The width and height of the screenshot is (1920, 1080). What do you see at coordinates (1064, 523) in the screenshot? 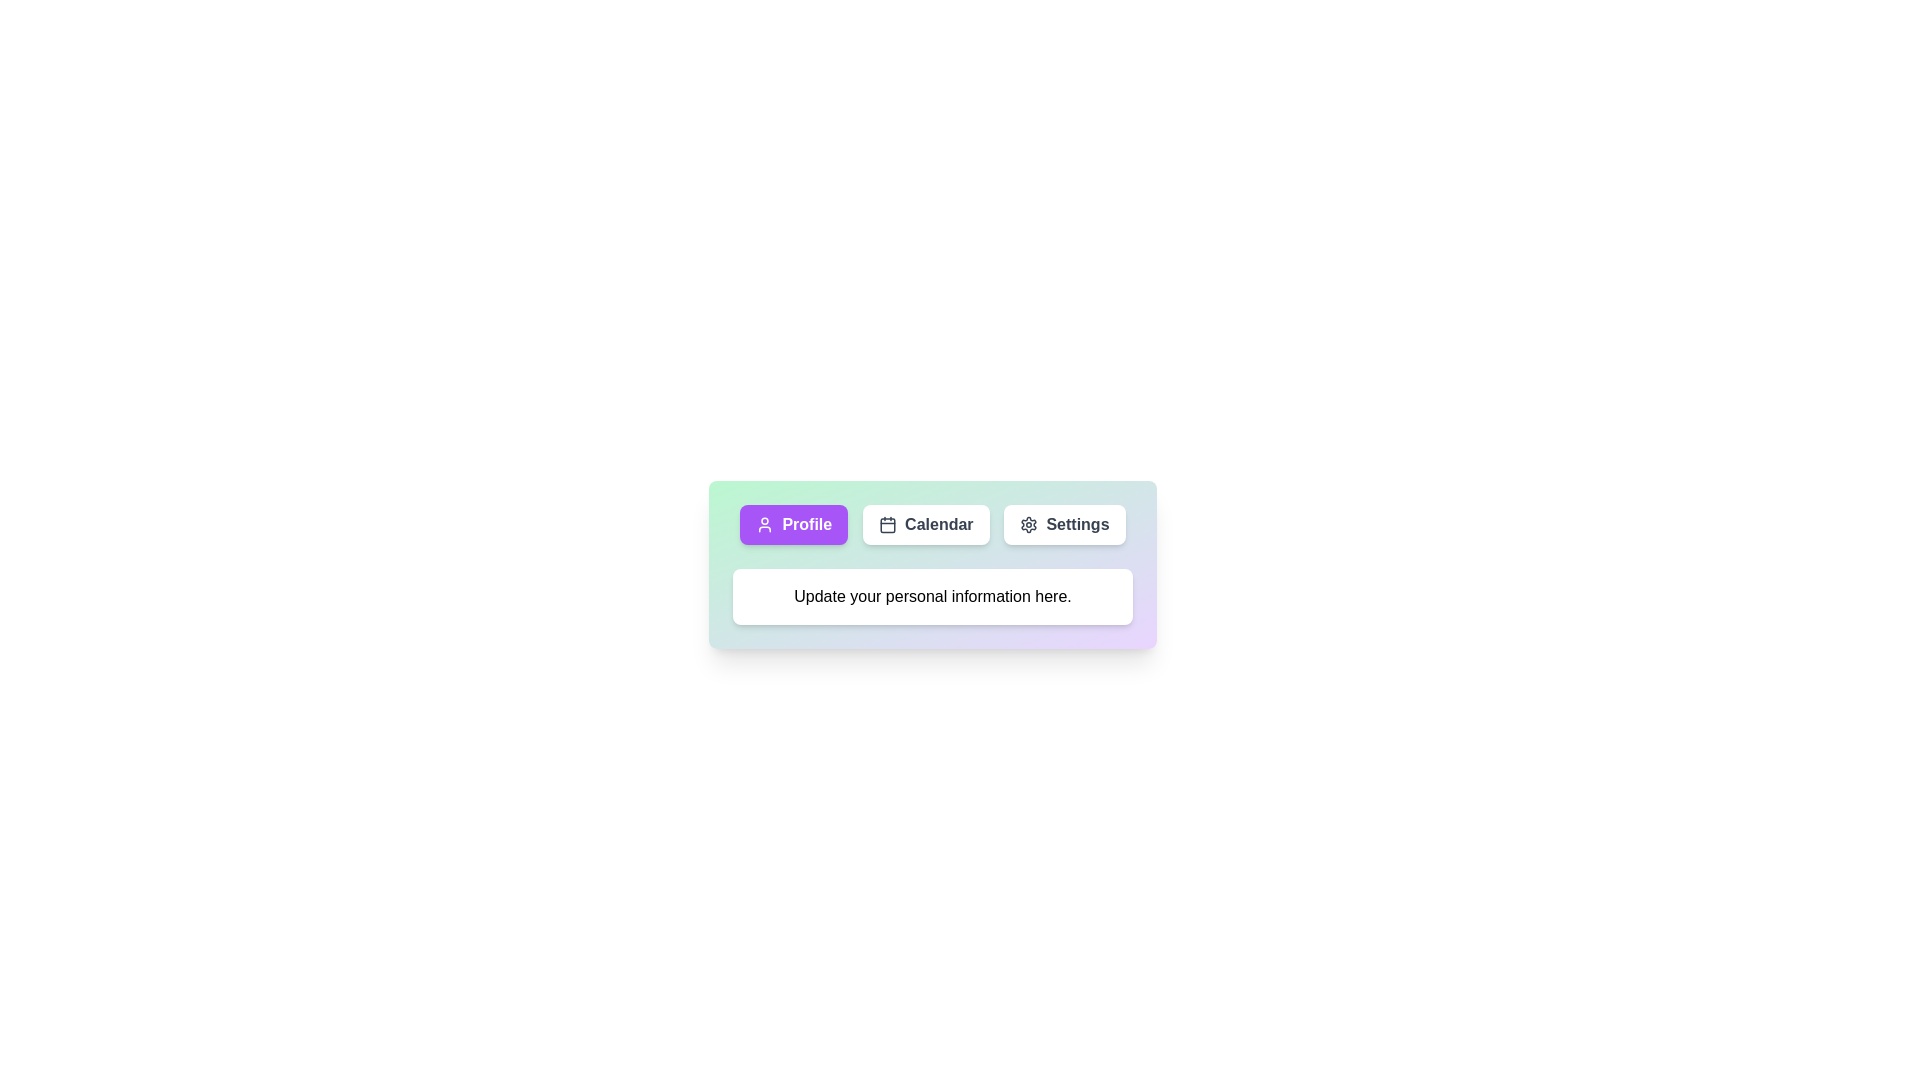
I see `the 'Settings' button, which is the third button in the row containing 'Profile', 'Calendar', and 'Settings'` at bounding box center [1064, 523].